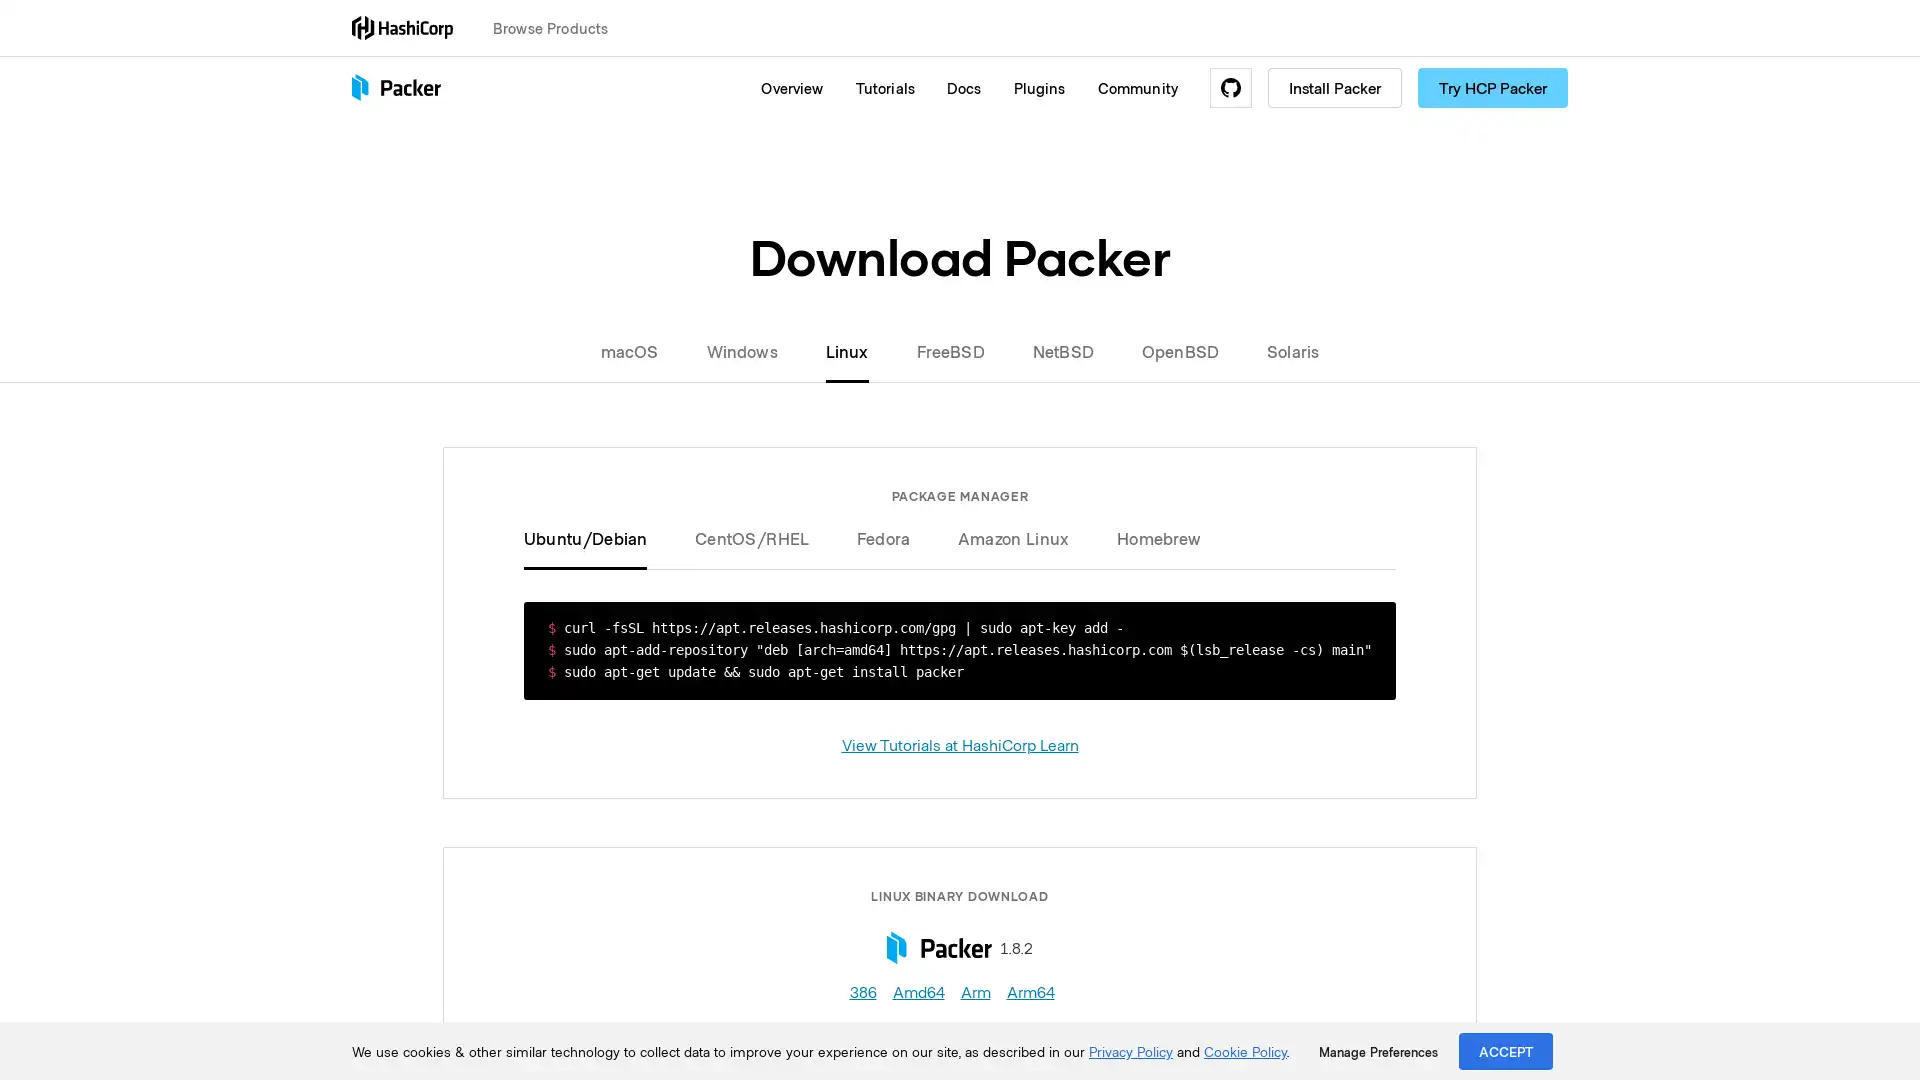 The image size is (1920, 1080). Describe the element at coordinates (1281, 350) in the screenshot. I see `Solaris` at that location.